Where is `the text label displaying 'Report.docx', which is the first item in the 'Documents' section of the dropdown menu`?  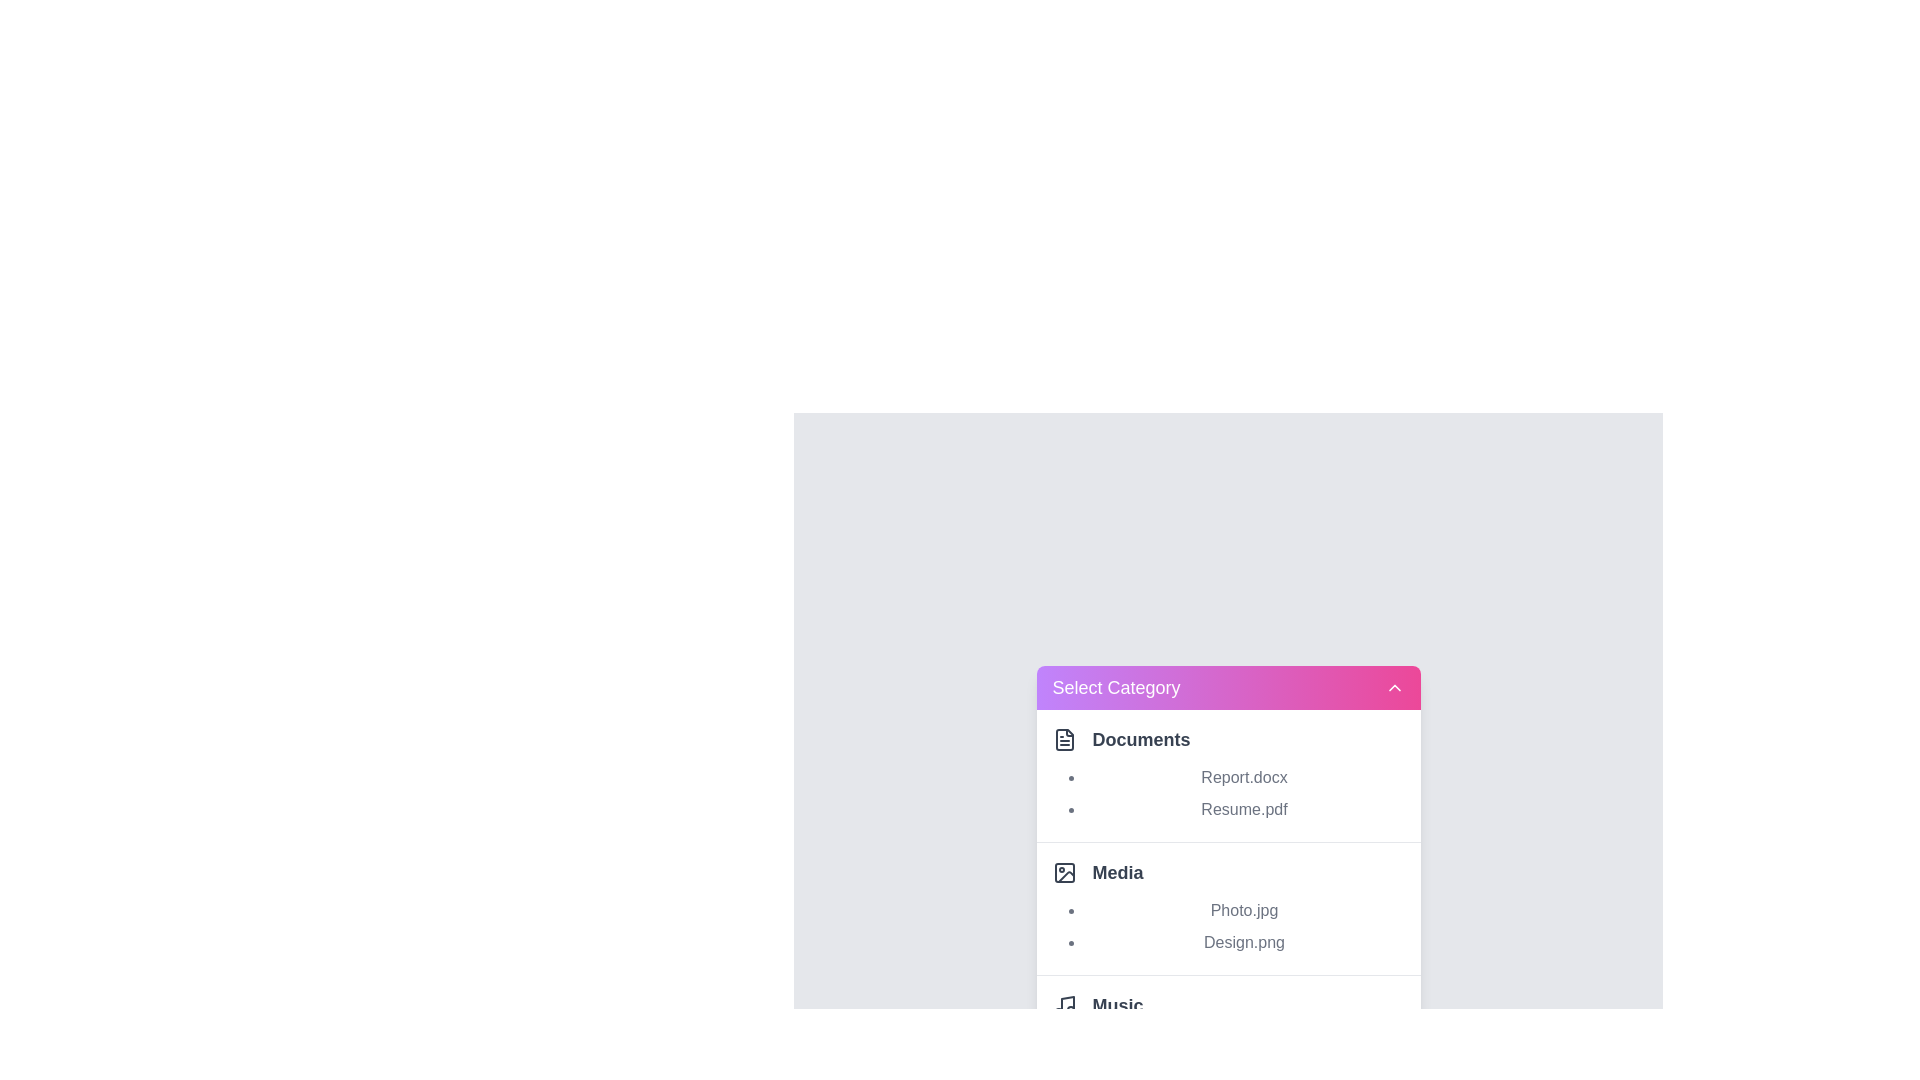 the text label displaying 'Report.docx', which is the first item in the 'Documents' section of the dropdown menu is located at coordinates (1243, 776).